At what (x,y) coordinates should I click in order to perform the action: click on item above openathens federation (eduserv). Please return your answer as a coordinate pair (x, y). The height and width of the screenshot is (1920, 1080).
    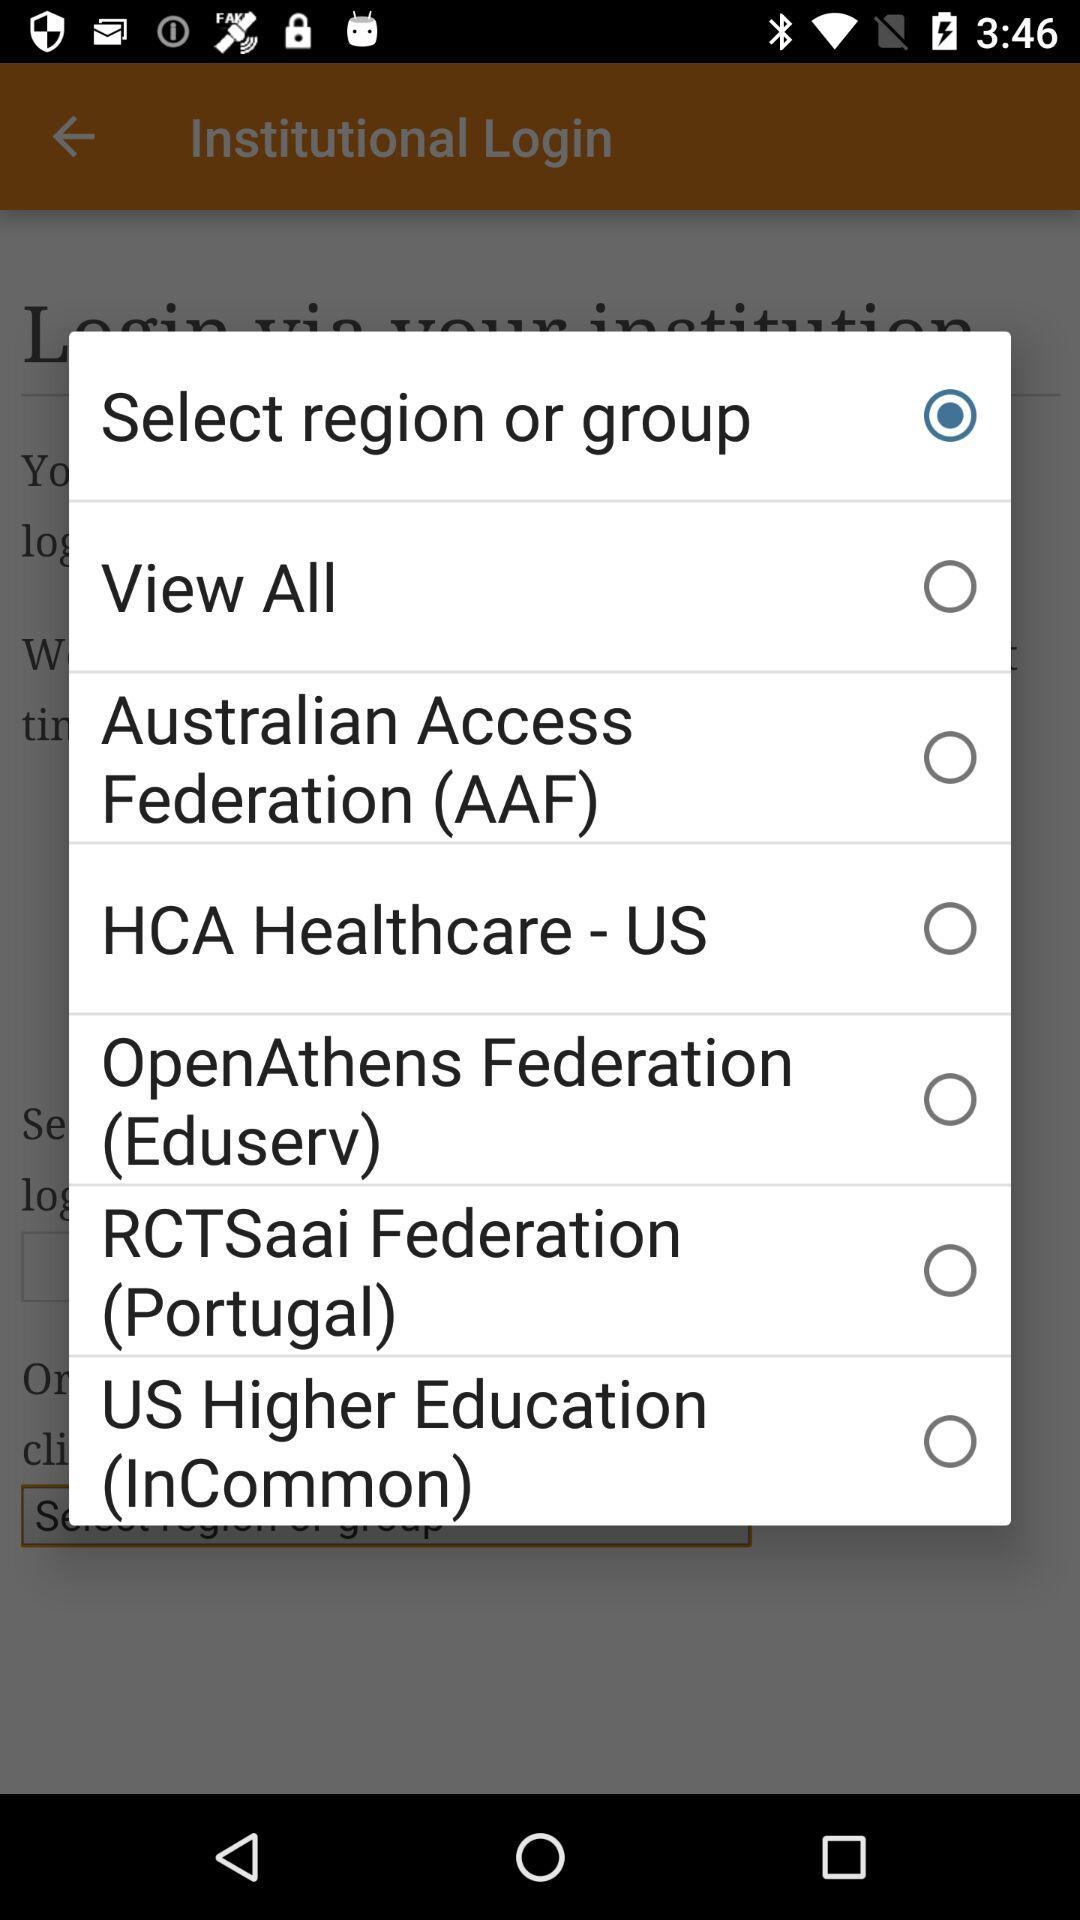
    Looking at the image, I should click on (540, 927).